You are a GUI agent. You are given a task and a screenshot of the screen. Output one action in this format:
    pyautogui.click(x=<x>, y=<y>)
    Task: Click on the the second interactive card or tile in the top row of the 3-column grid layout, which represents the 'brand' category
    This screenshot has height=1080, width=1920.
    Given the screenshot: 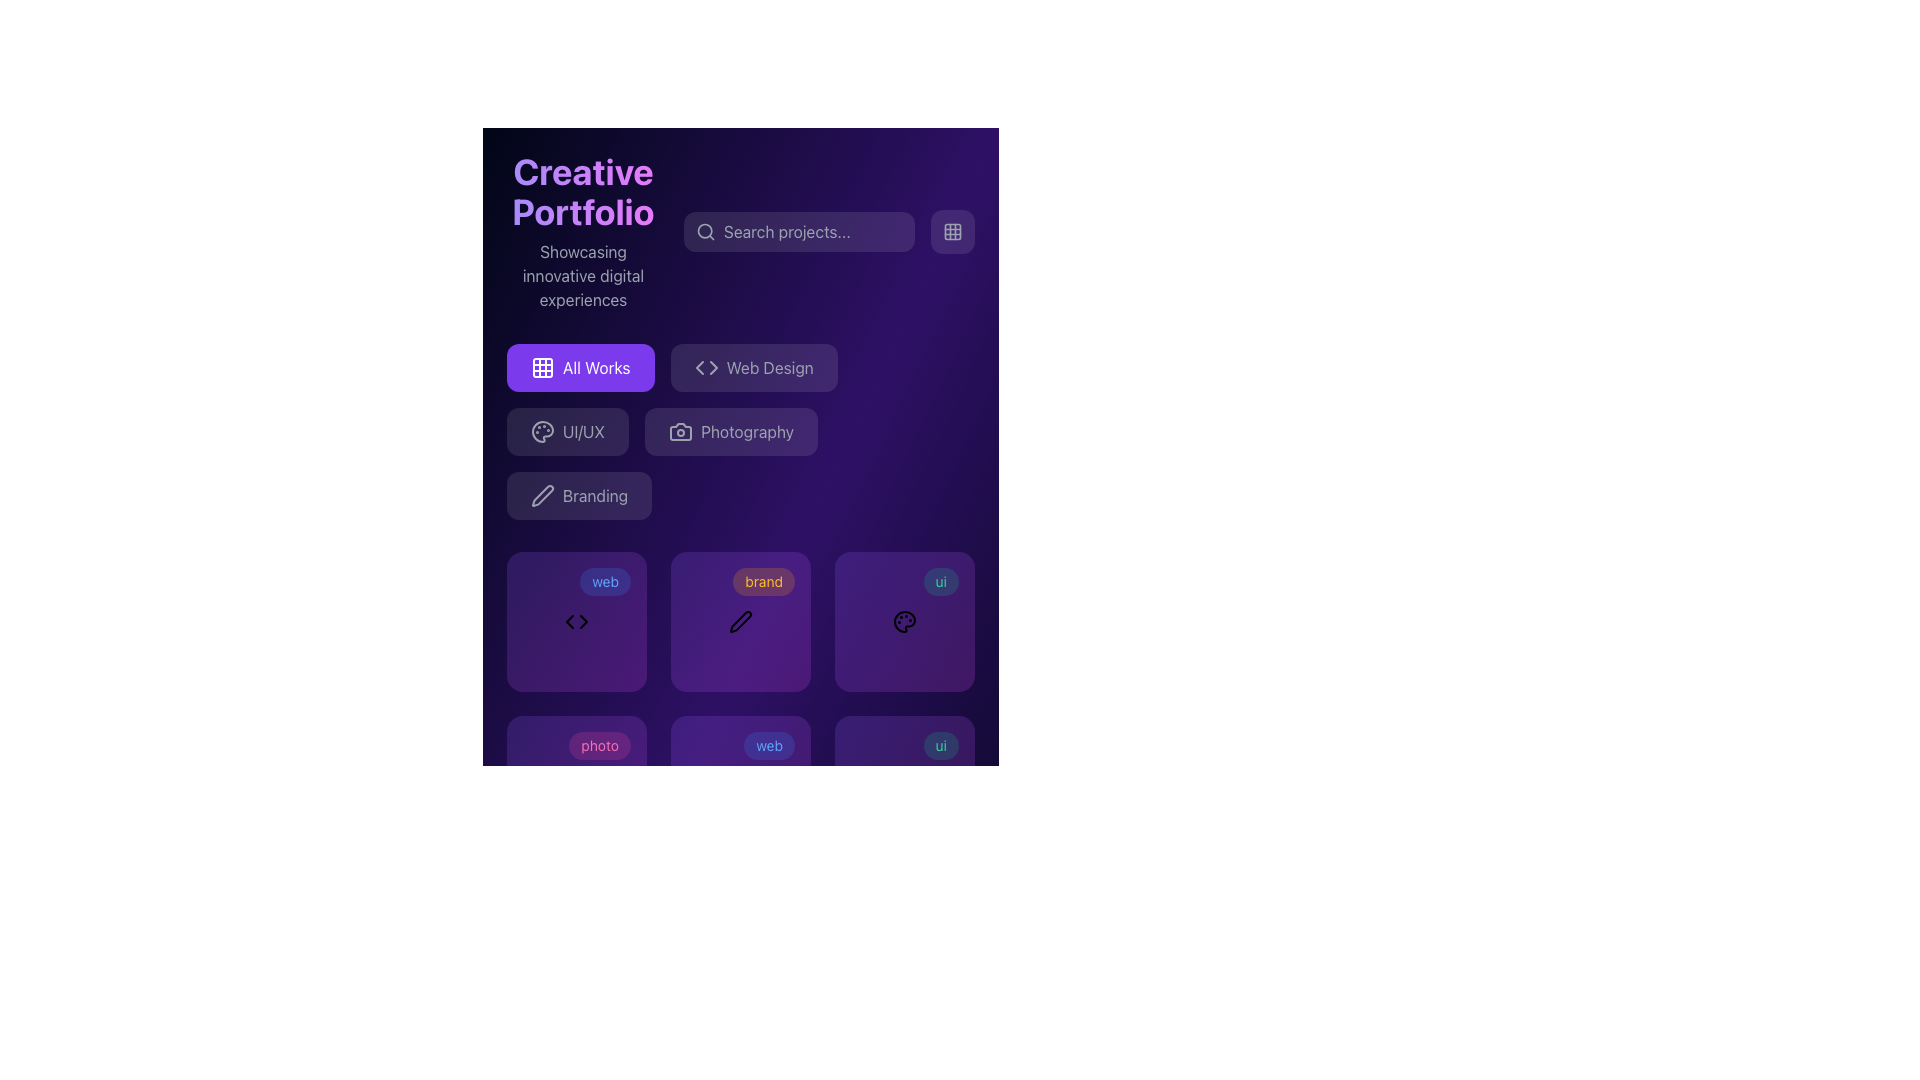 What is the action you would take?
    pyautogui.click(x=739, y=620)
    